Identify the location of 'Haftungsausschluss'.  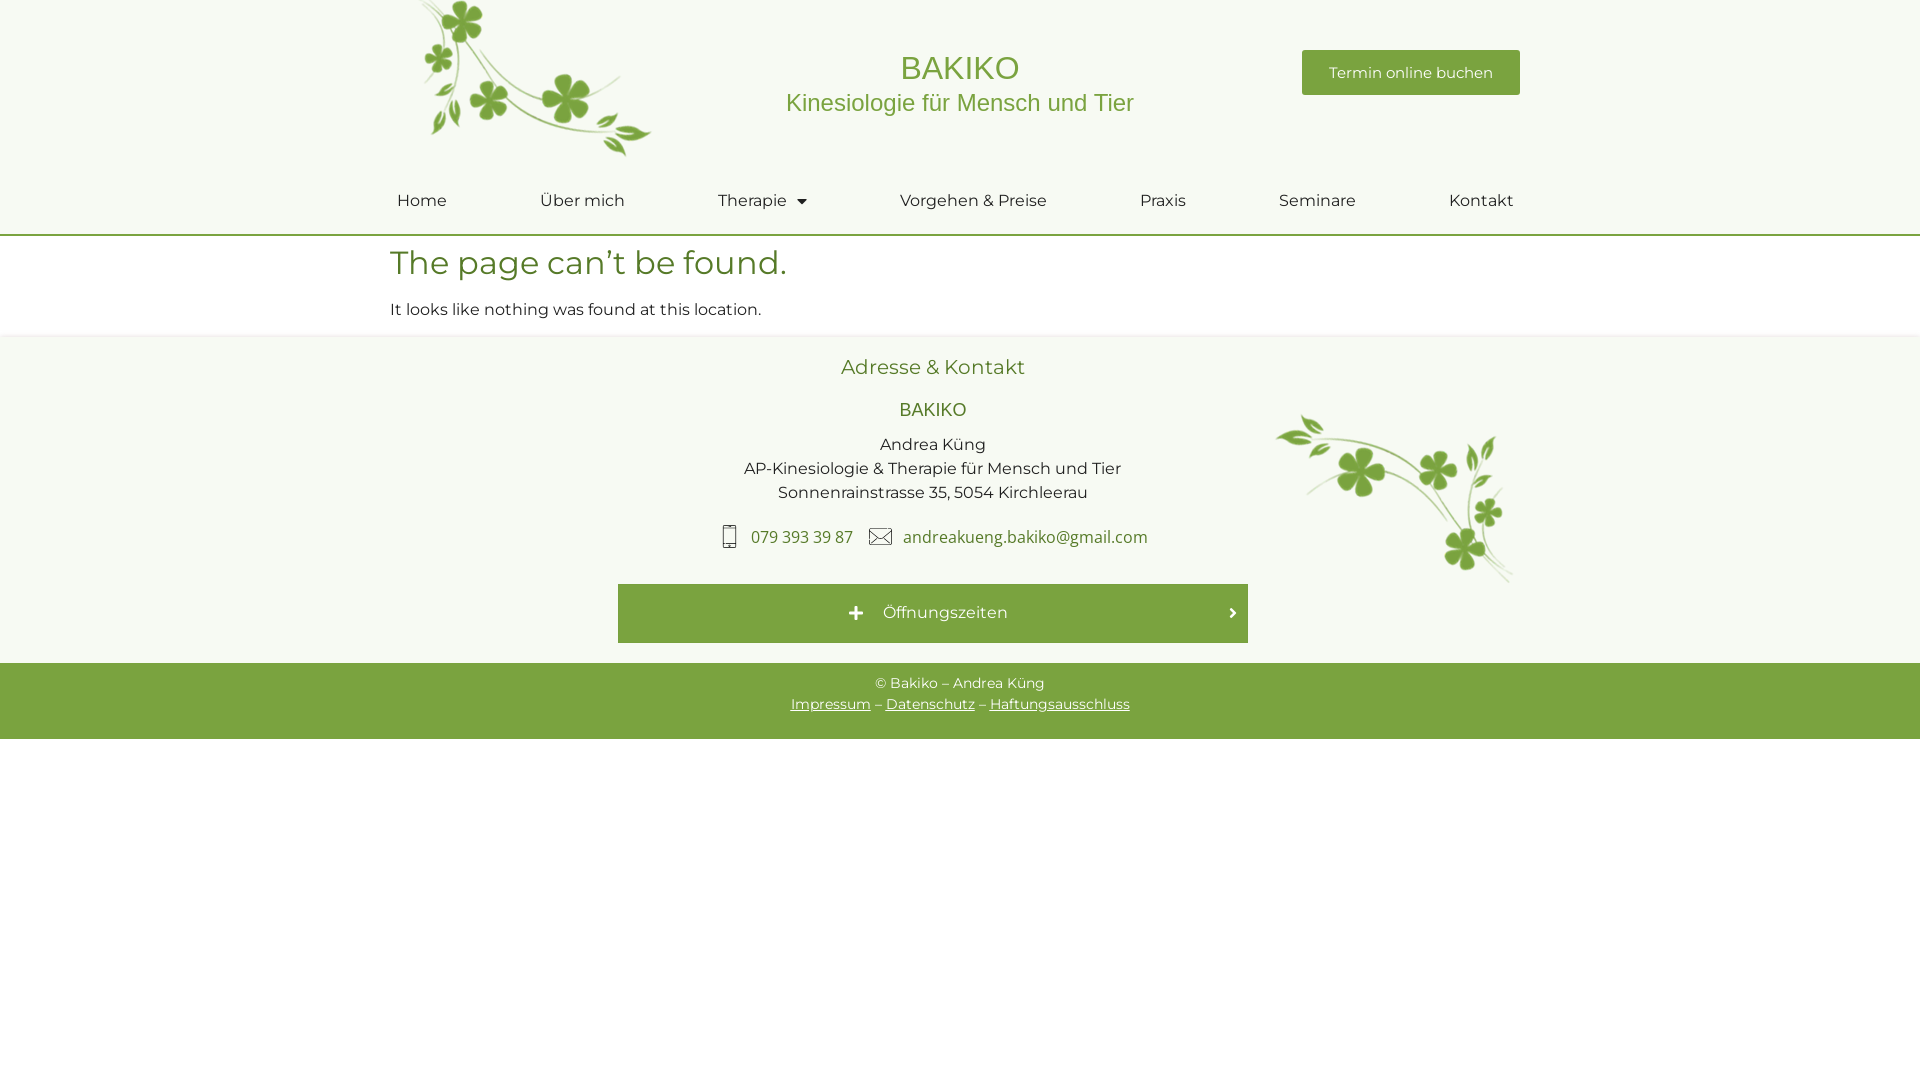
(989, 703).